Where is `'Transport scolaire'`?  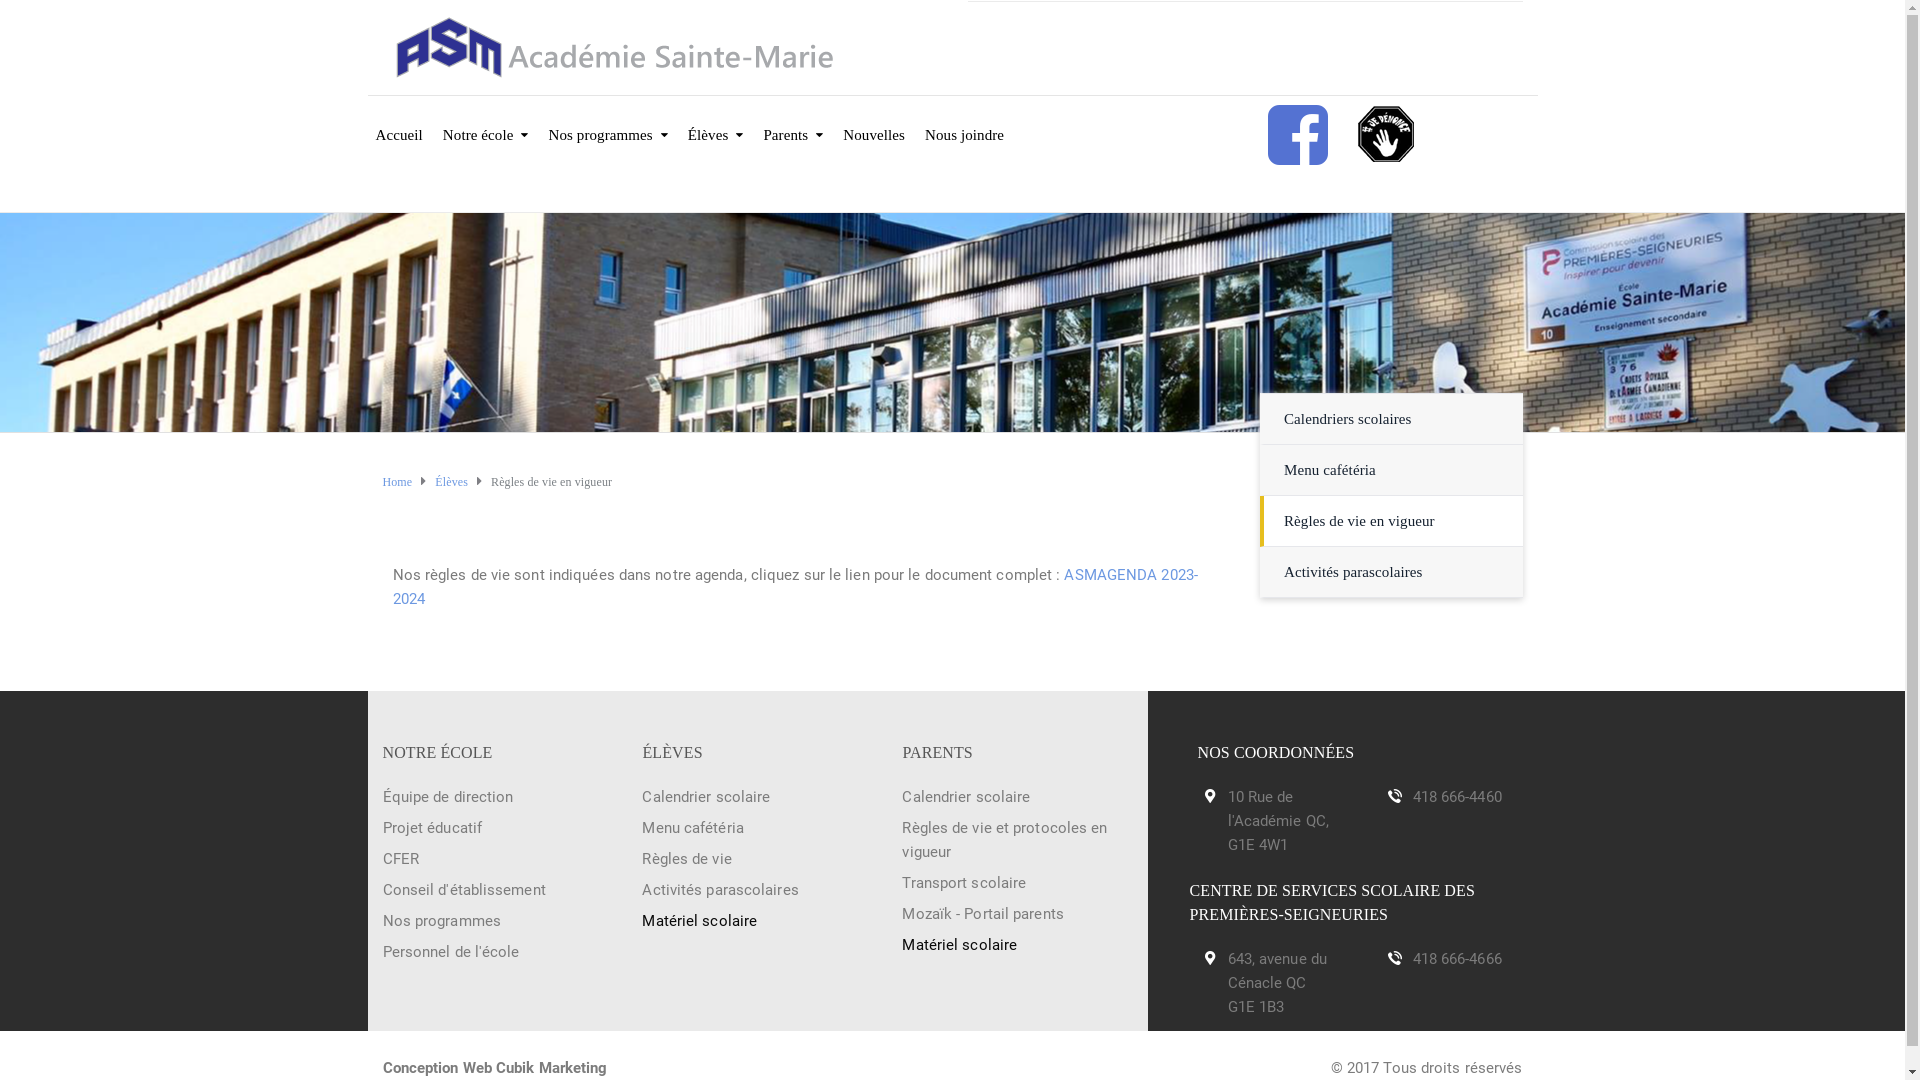
'Transport scolaire' is located at coordinates (964, 882).